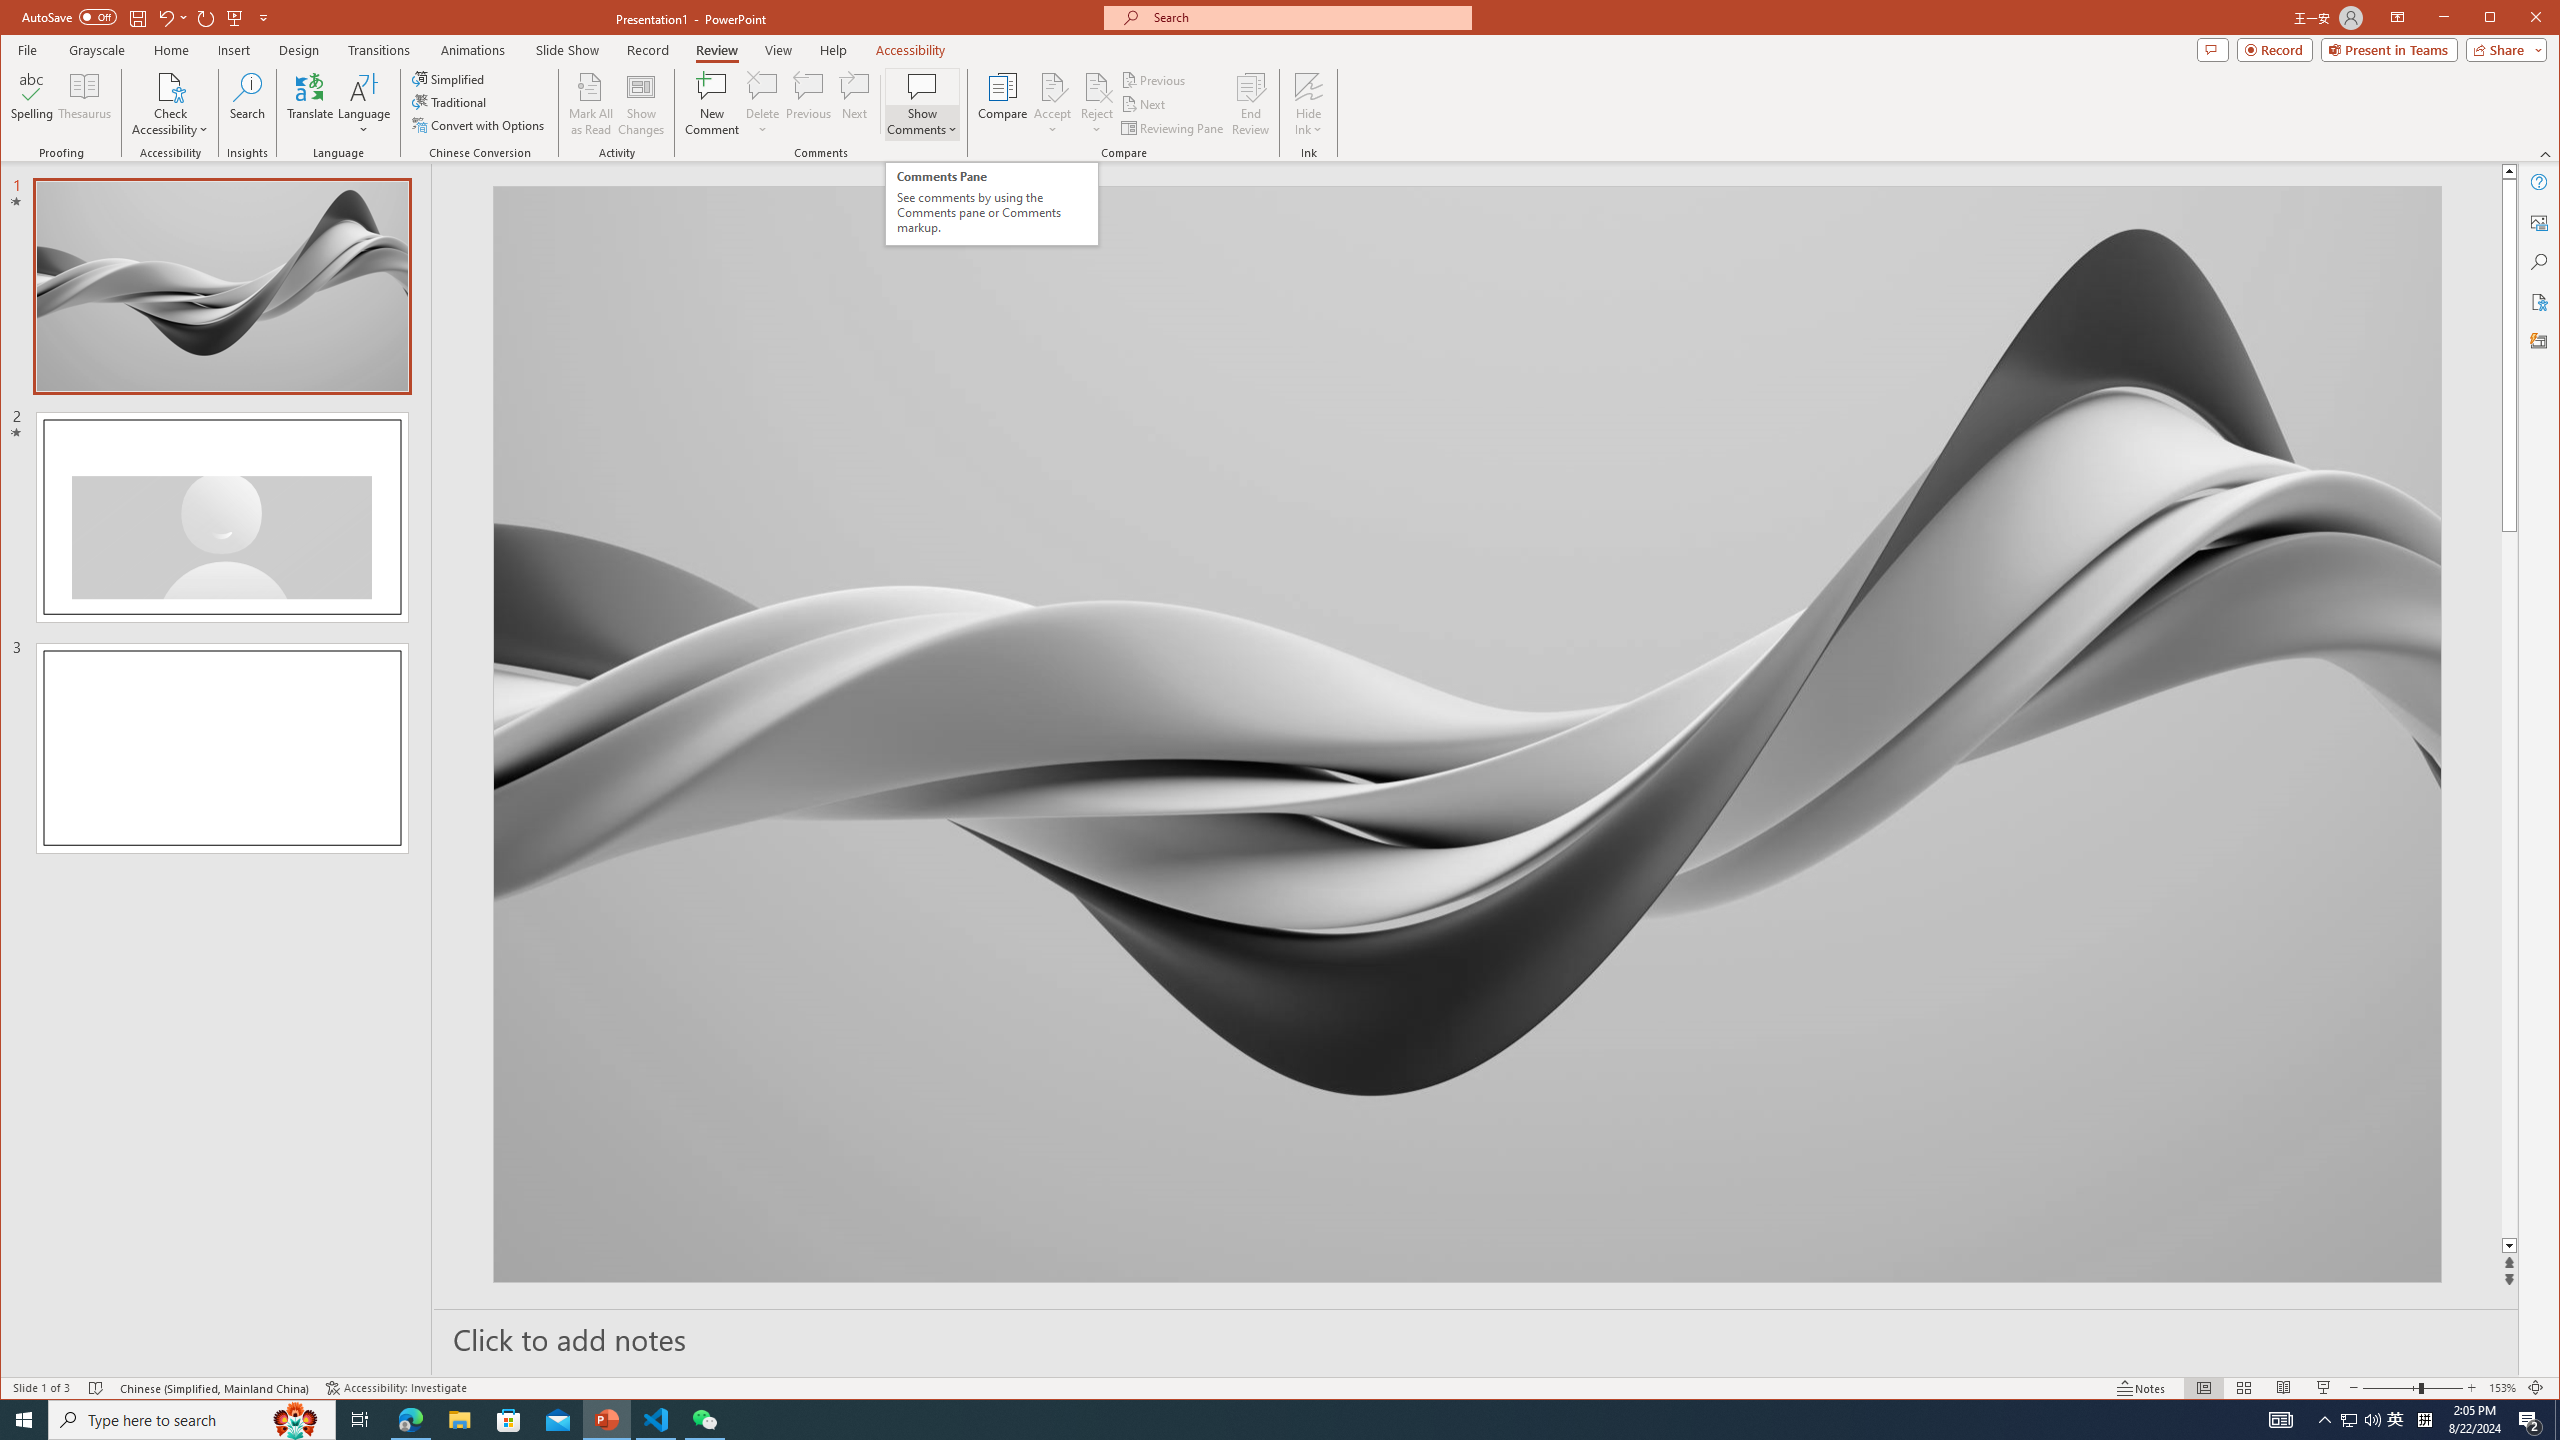 The height and width of the screenshot is (1440, 2560). I want to click on 'Tray Input Indicator - Chinese (Simplified, China)', so click(2424, 1418).